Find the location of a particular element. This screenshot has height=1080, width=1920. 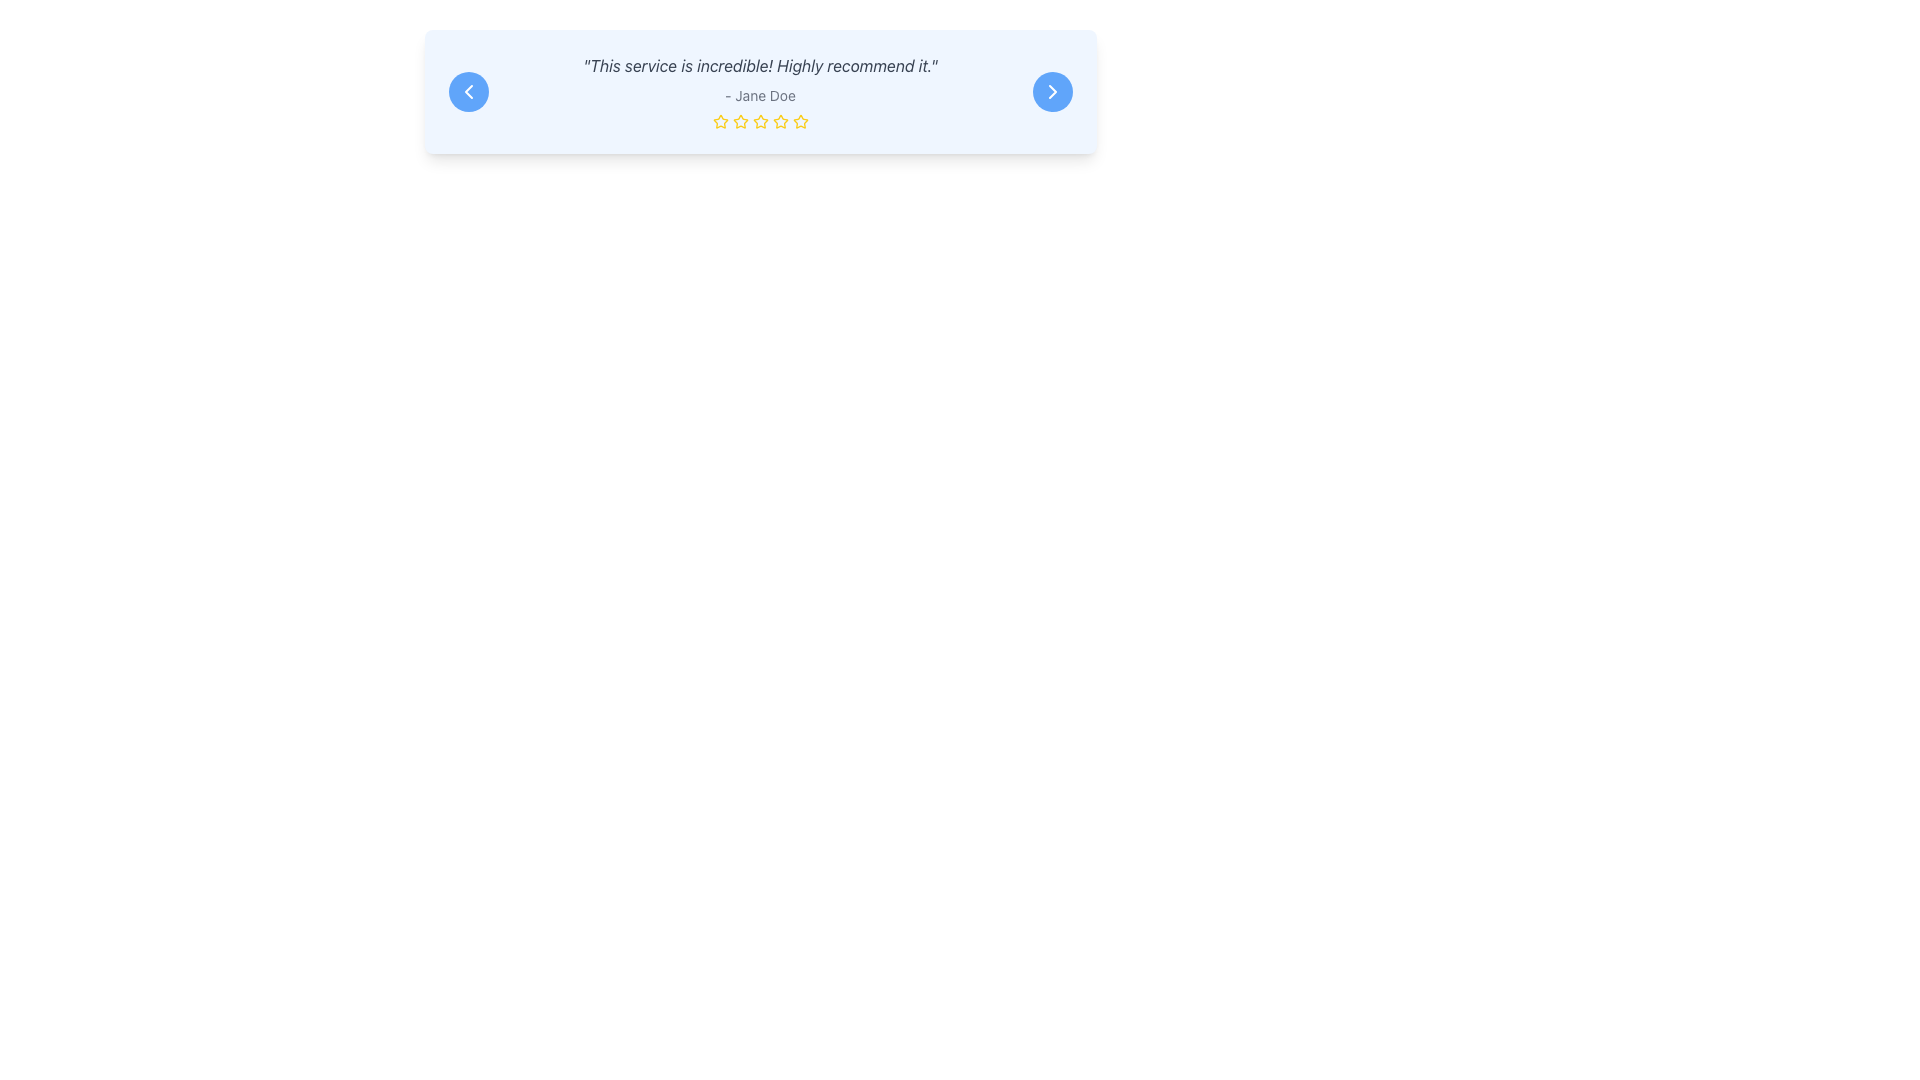

the Static content: Testimonial block which contains the testimonial text 'This service is incredible! Highly recommend it.' and author attribution '- Jane Doe' is located at coordinates (759, 92).